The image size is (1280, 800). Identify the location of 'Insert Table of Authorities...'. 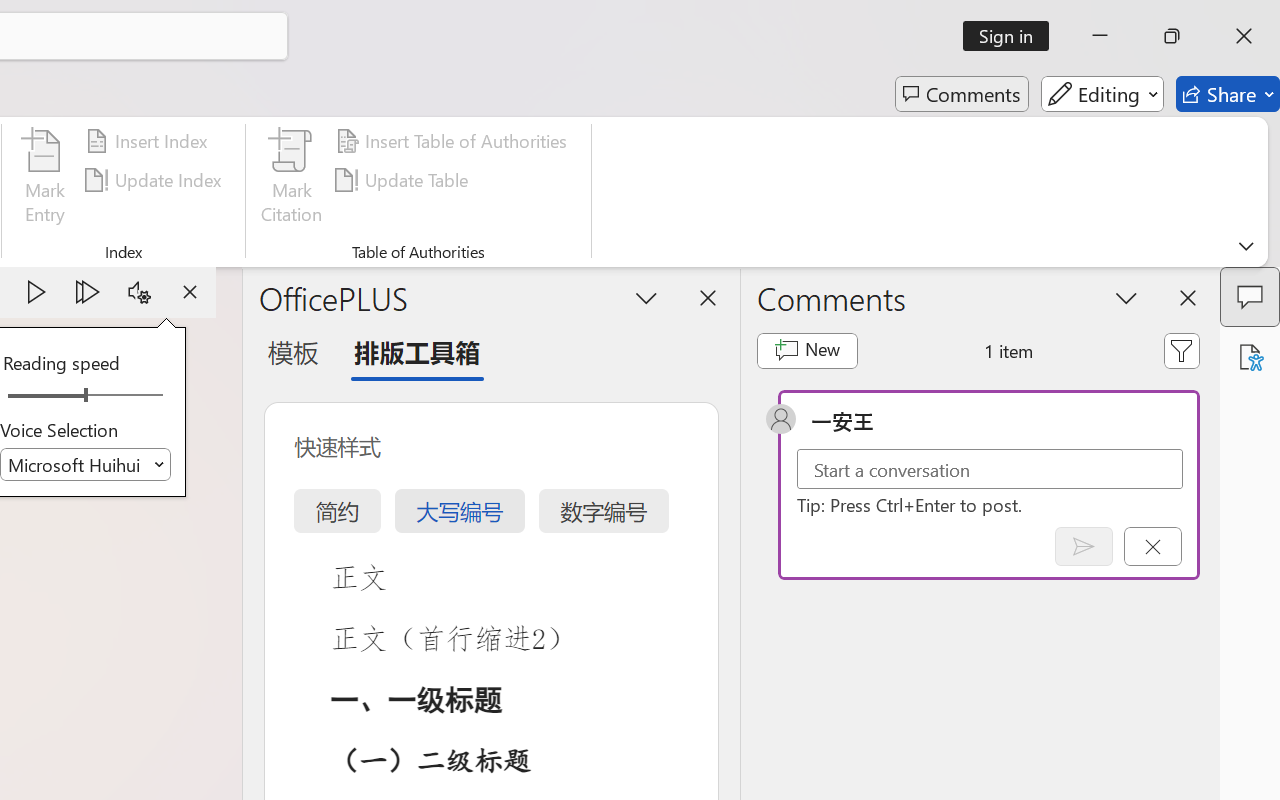
(453, 141).